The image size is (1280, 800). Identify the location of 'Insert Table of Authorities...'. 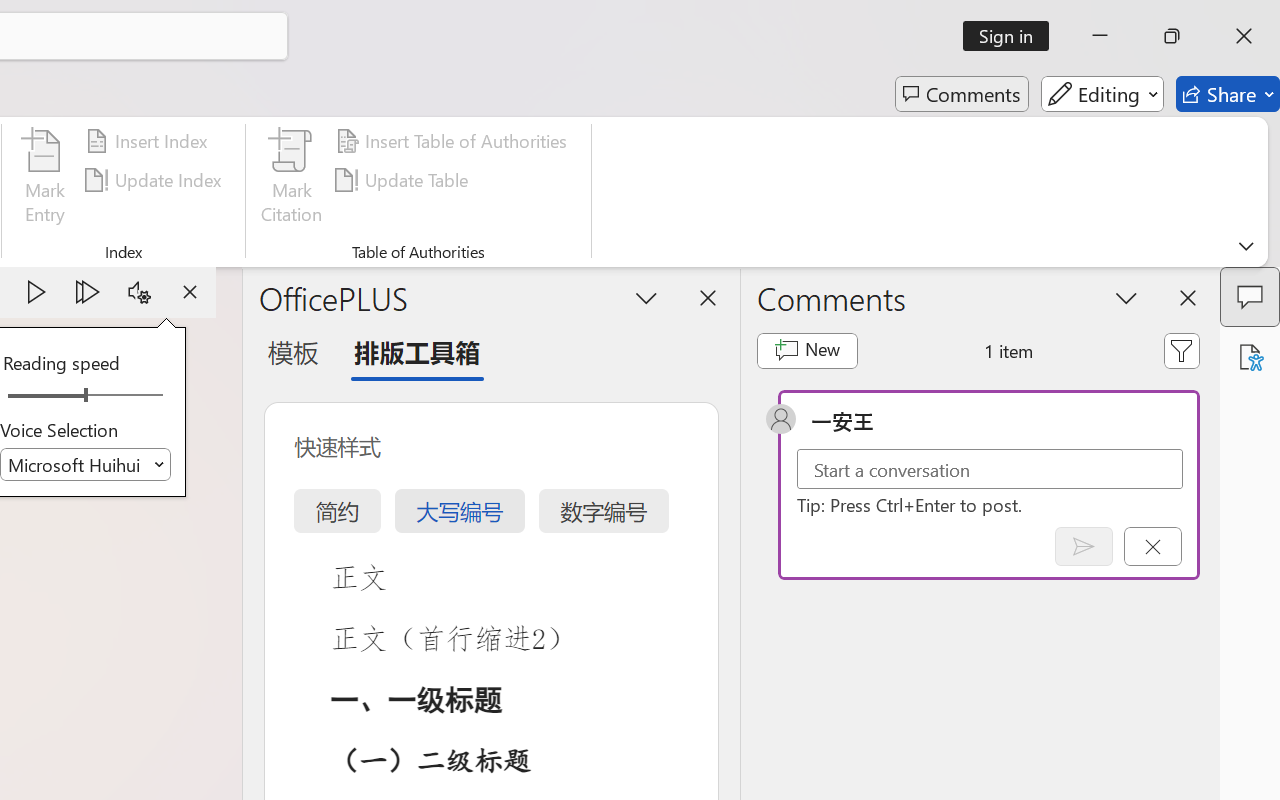
(453, 141).